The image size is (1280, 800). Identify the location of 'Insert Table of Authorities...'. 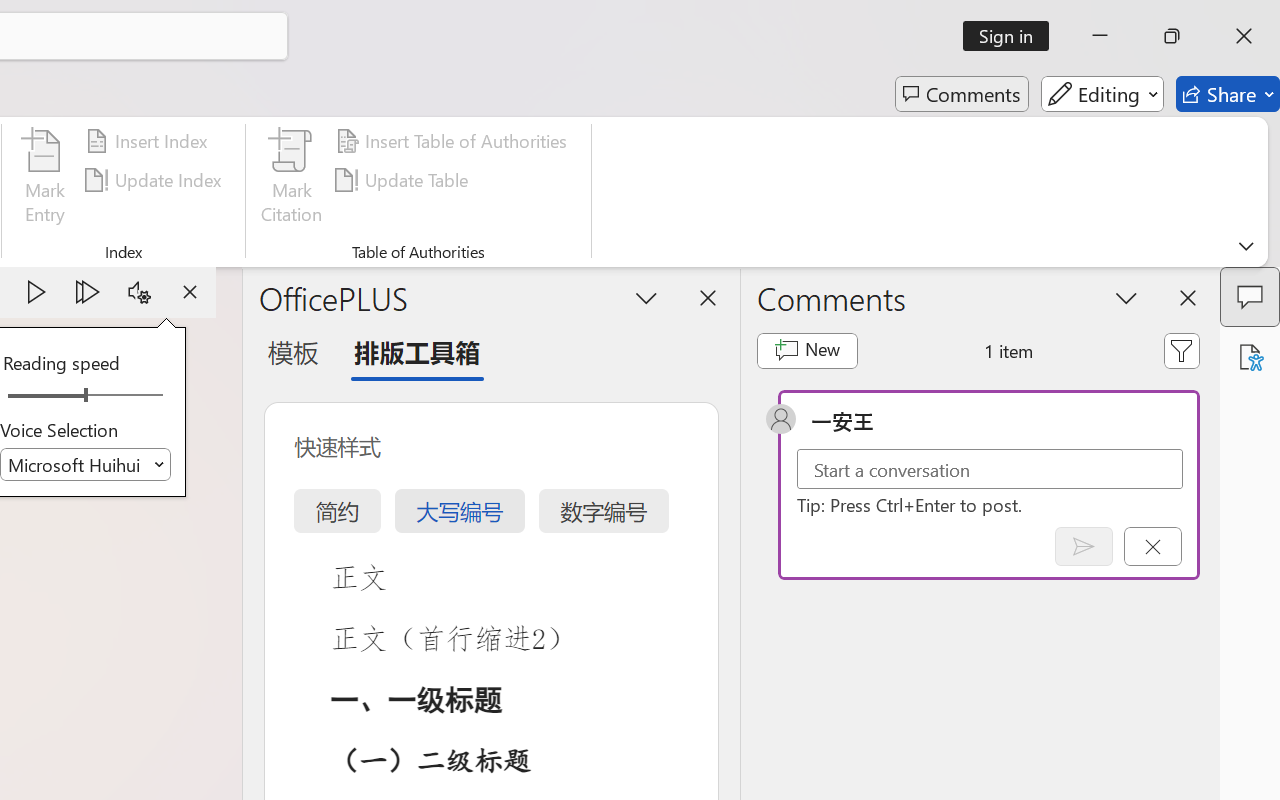
(453, 141).